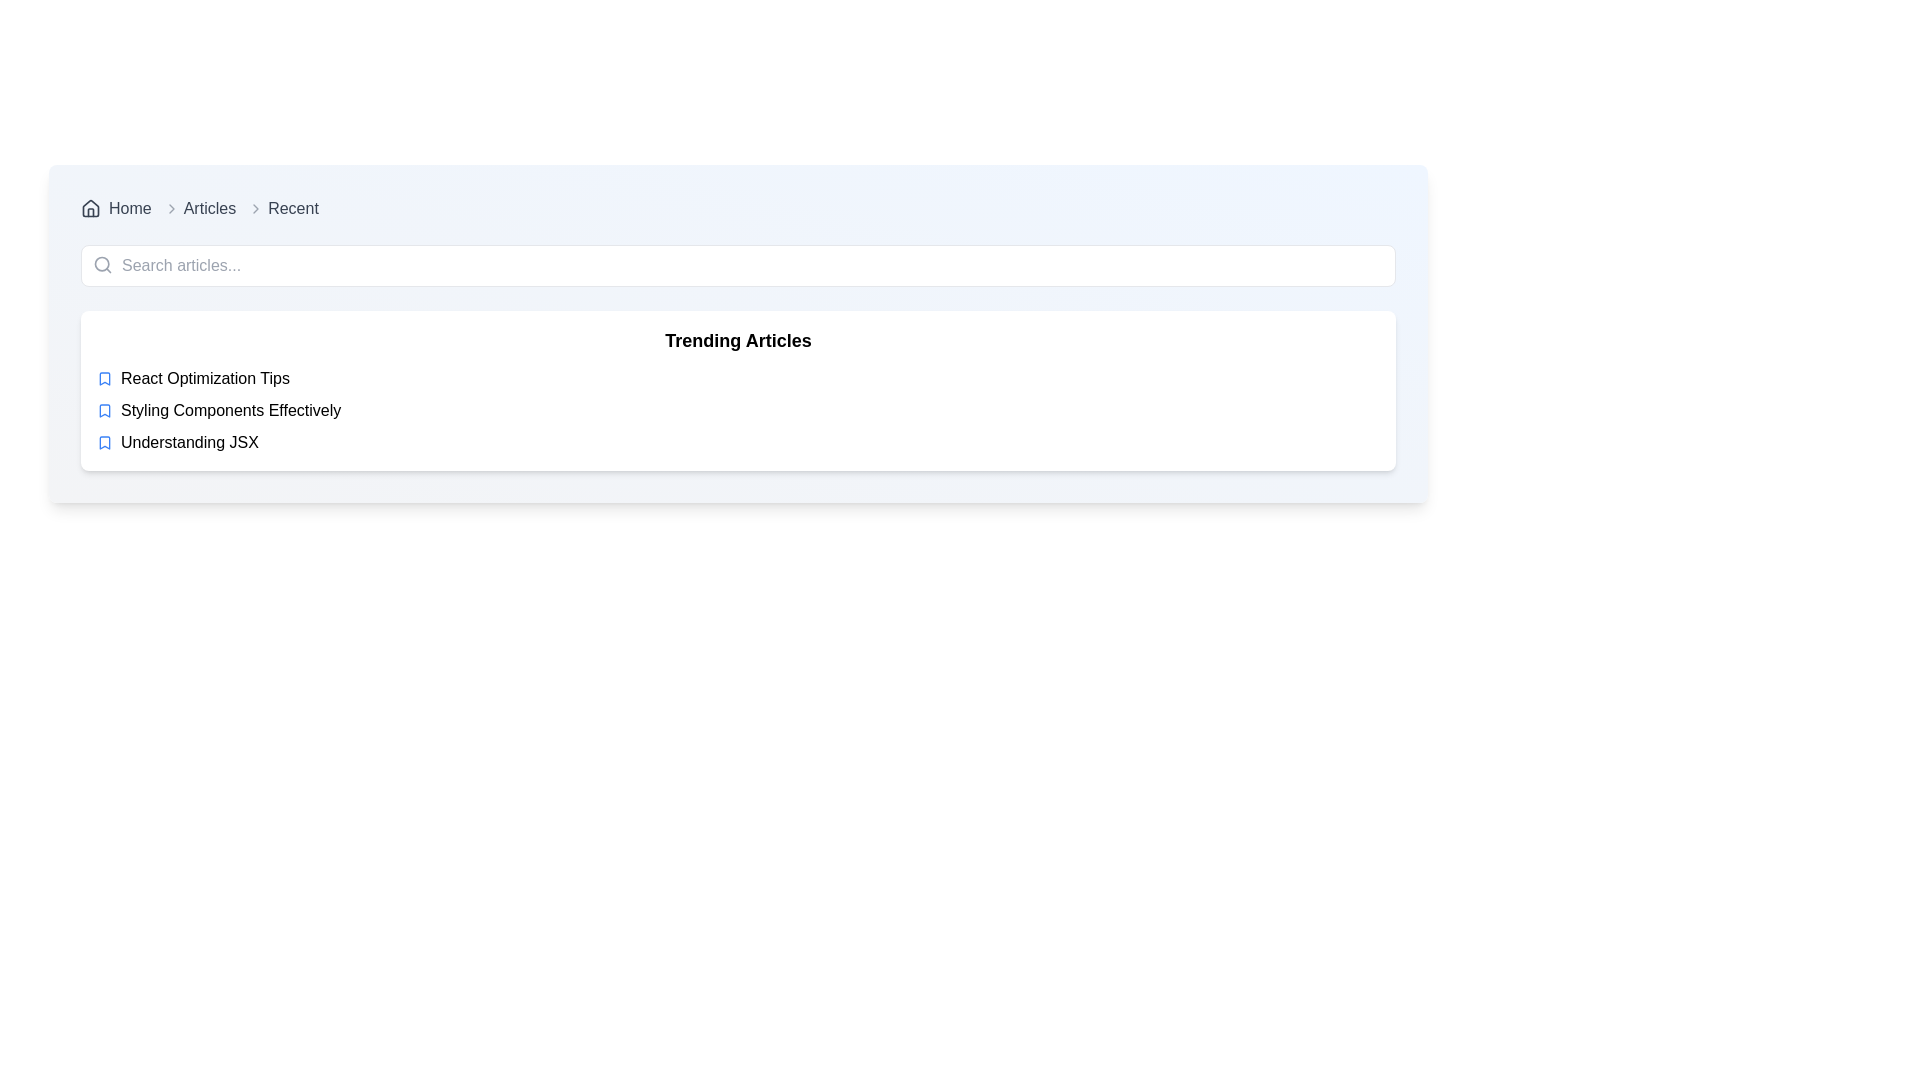  What do you see at coordinates (104, 410) in the screenshot?
I see `the blue bookmark icon located to the left of the text 'Styling Components Effectively'` at bounding box center [104, 410].